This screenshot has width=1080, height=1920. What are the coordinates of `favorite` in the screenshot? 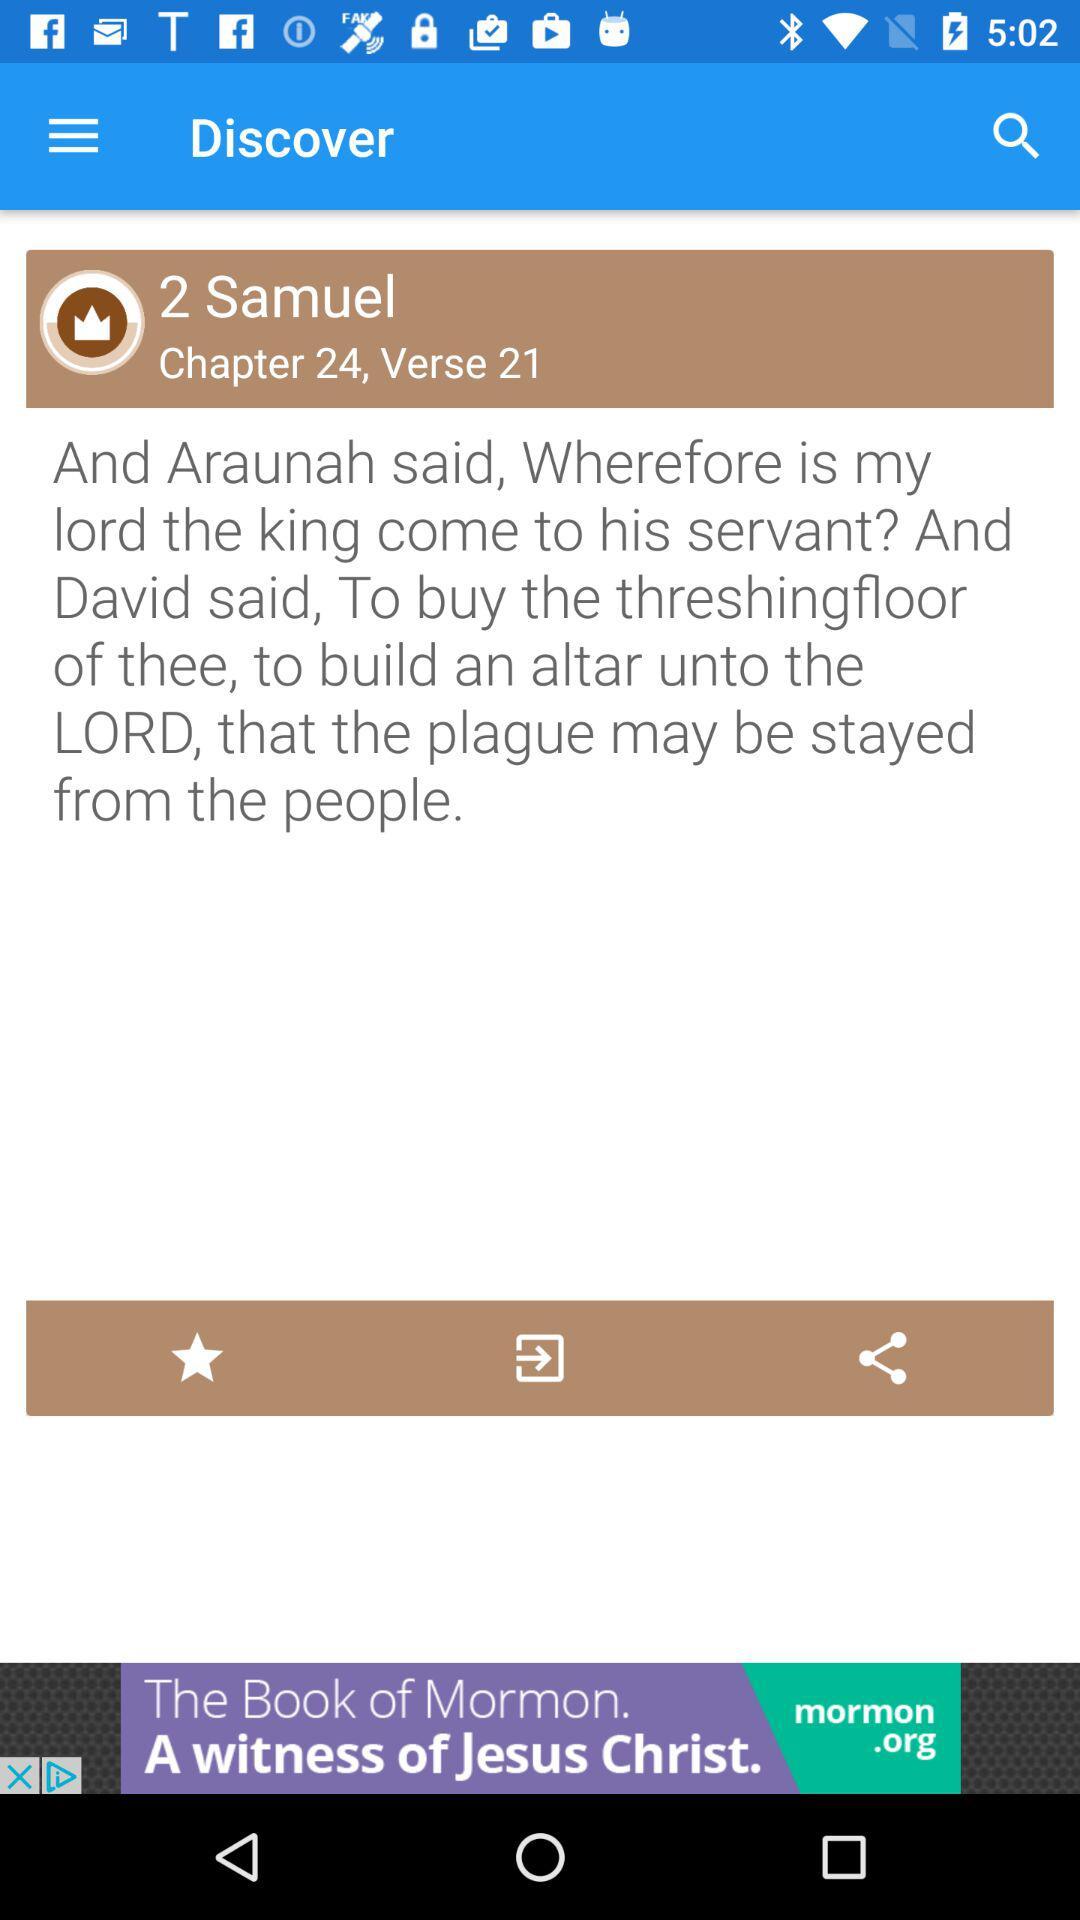 It's located at (197, 1358).